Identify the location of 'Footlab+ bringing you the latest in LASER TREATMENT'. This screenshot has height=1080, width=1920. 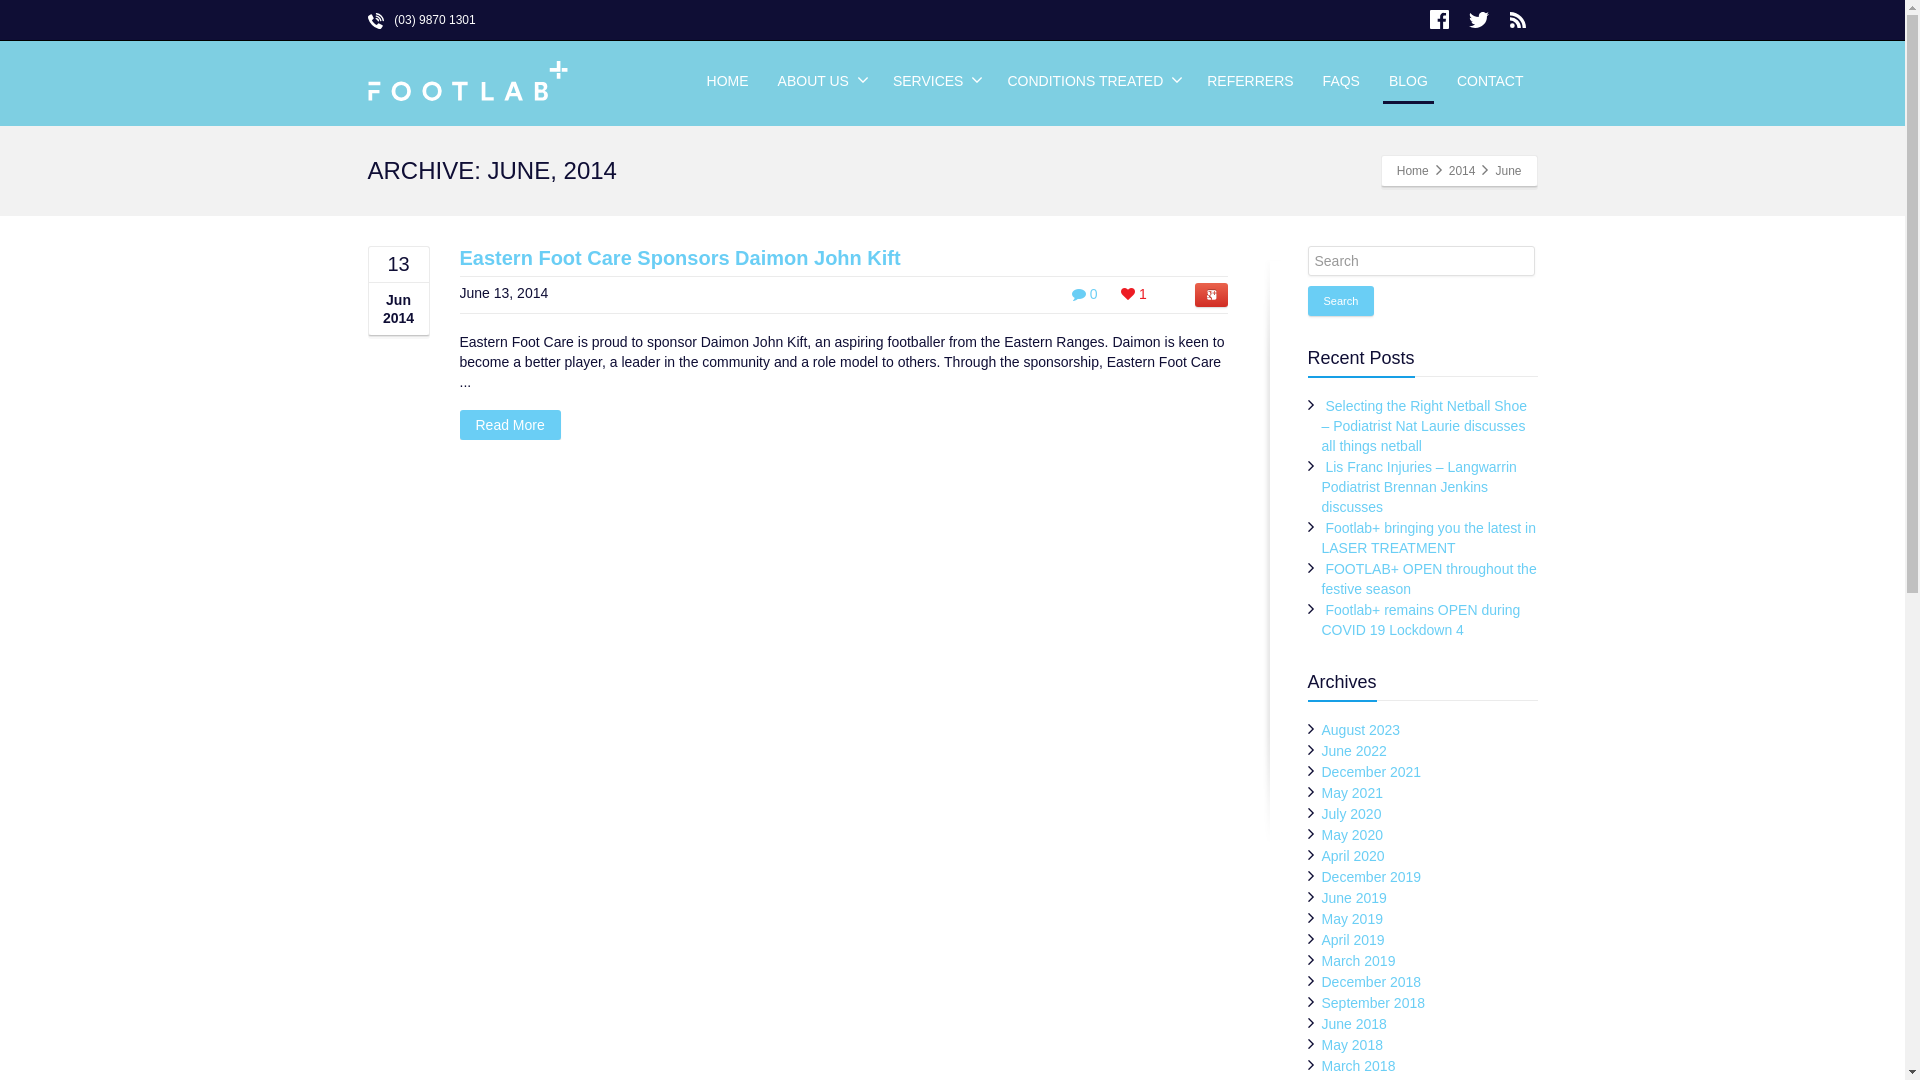
(1428, 536).